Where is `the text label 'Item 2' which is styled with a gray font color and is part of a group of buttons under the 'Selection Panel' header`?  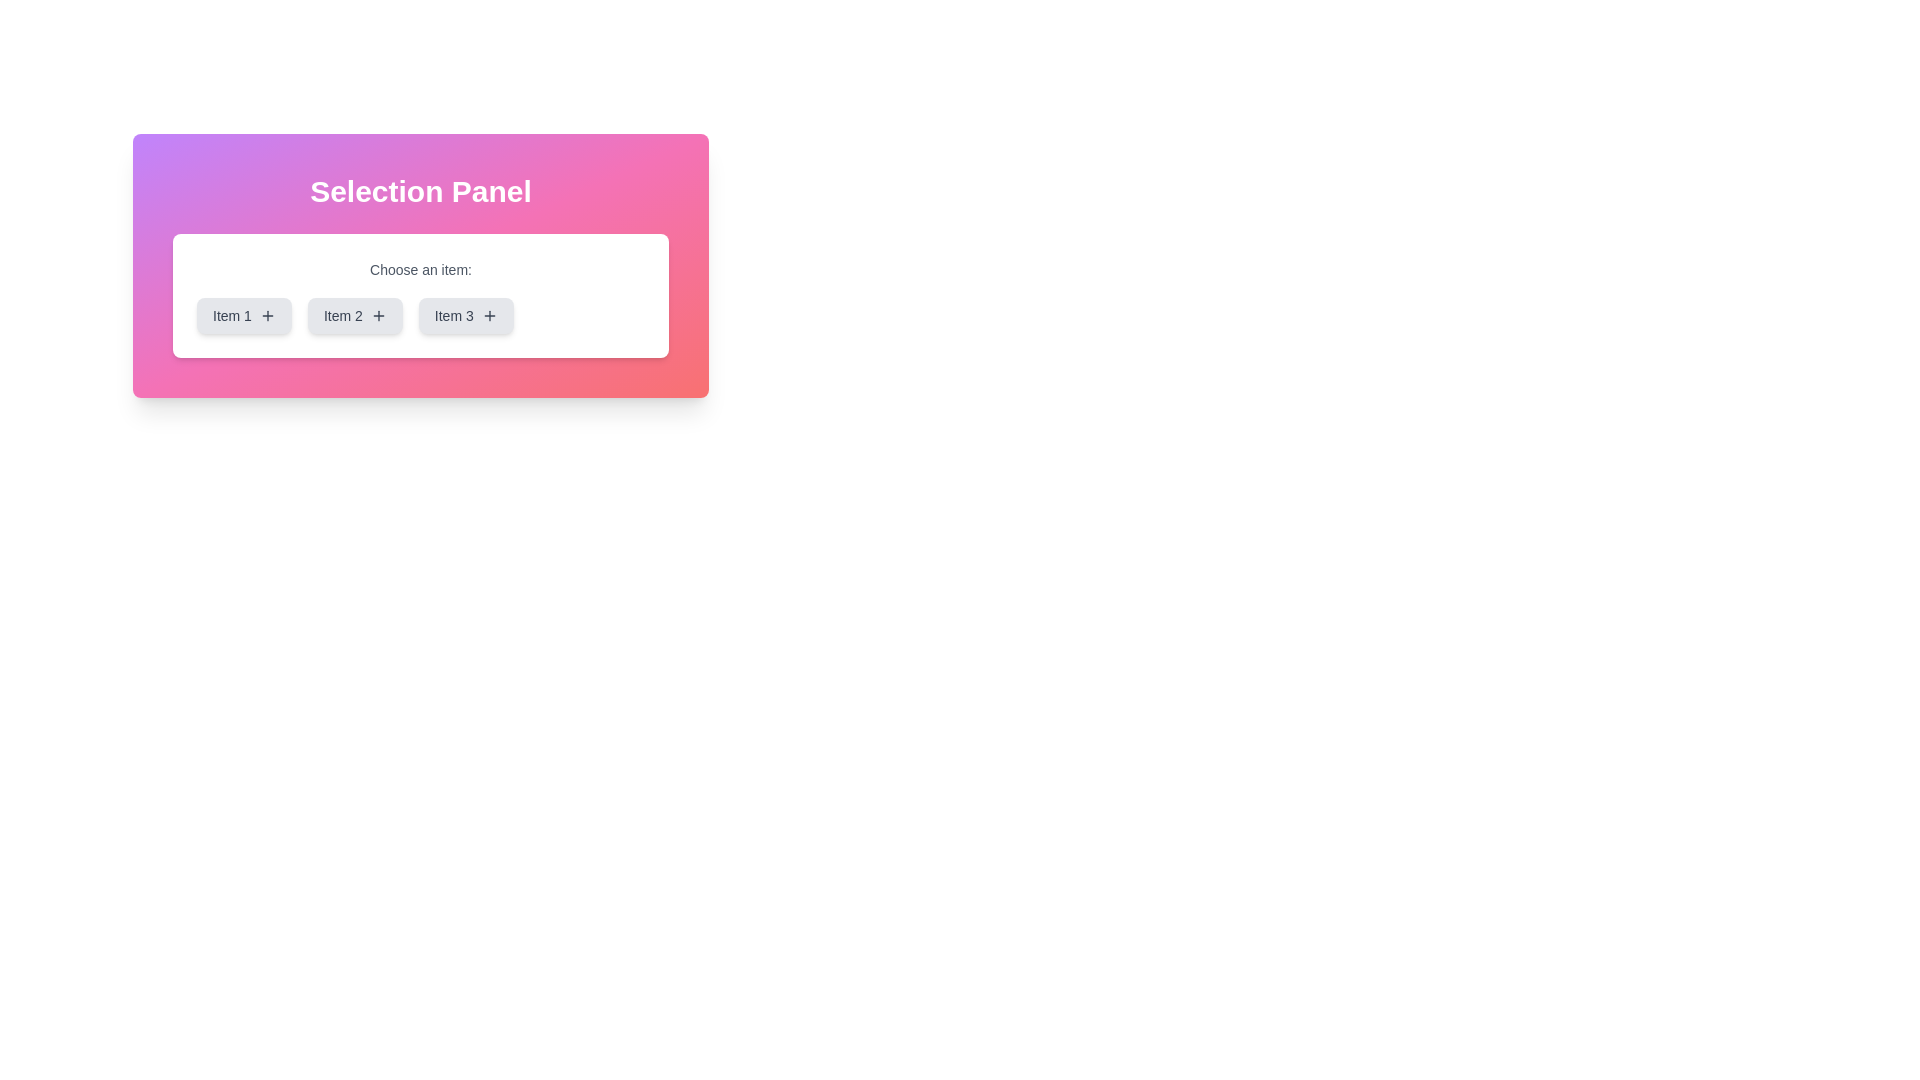
the text label 'Item 2' which is styled with a gray font color and is part of a group of buttons under the 'Selection Panel' header is located at coordinates (343, 315).